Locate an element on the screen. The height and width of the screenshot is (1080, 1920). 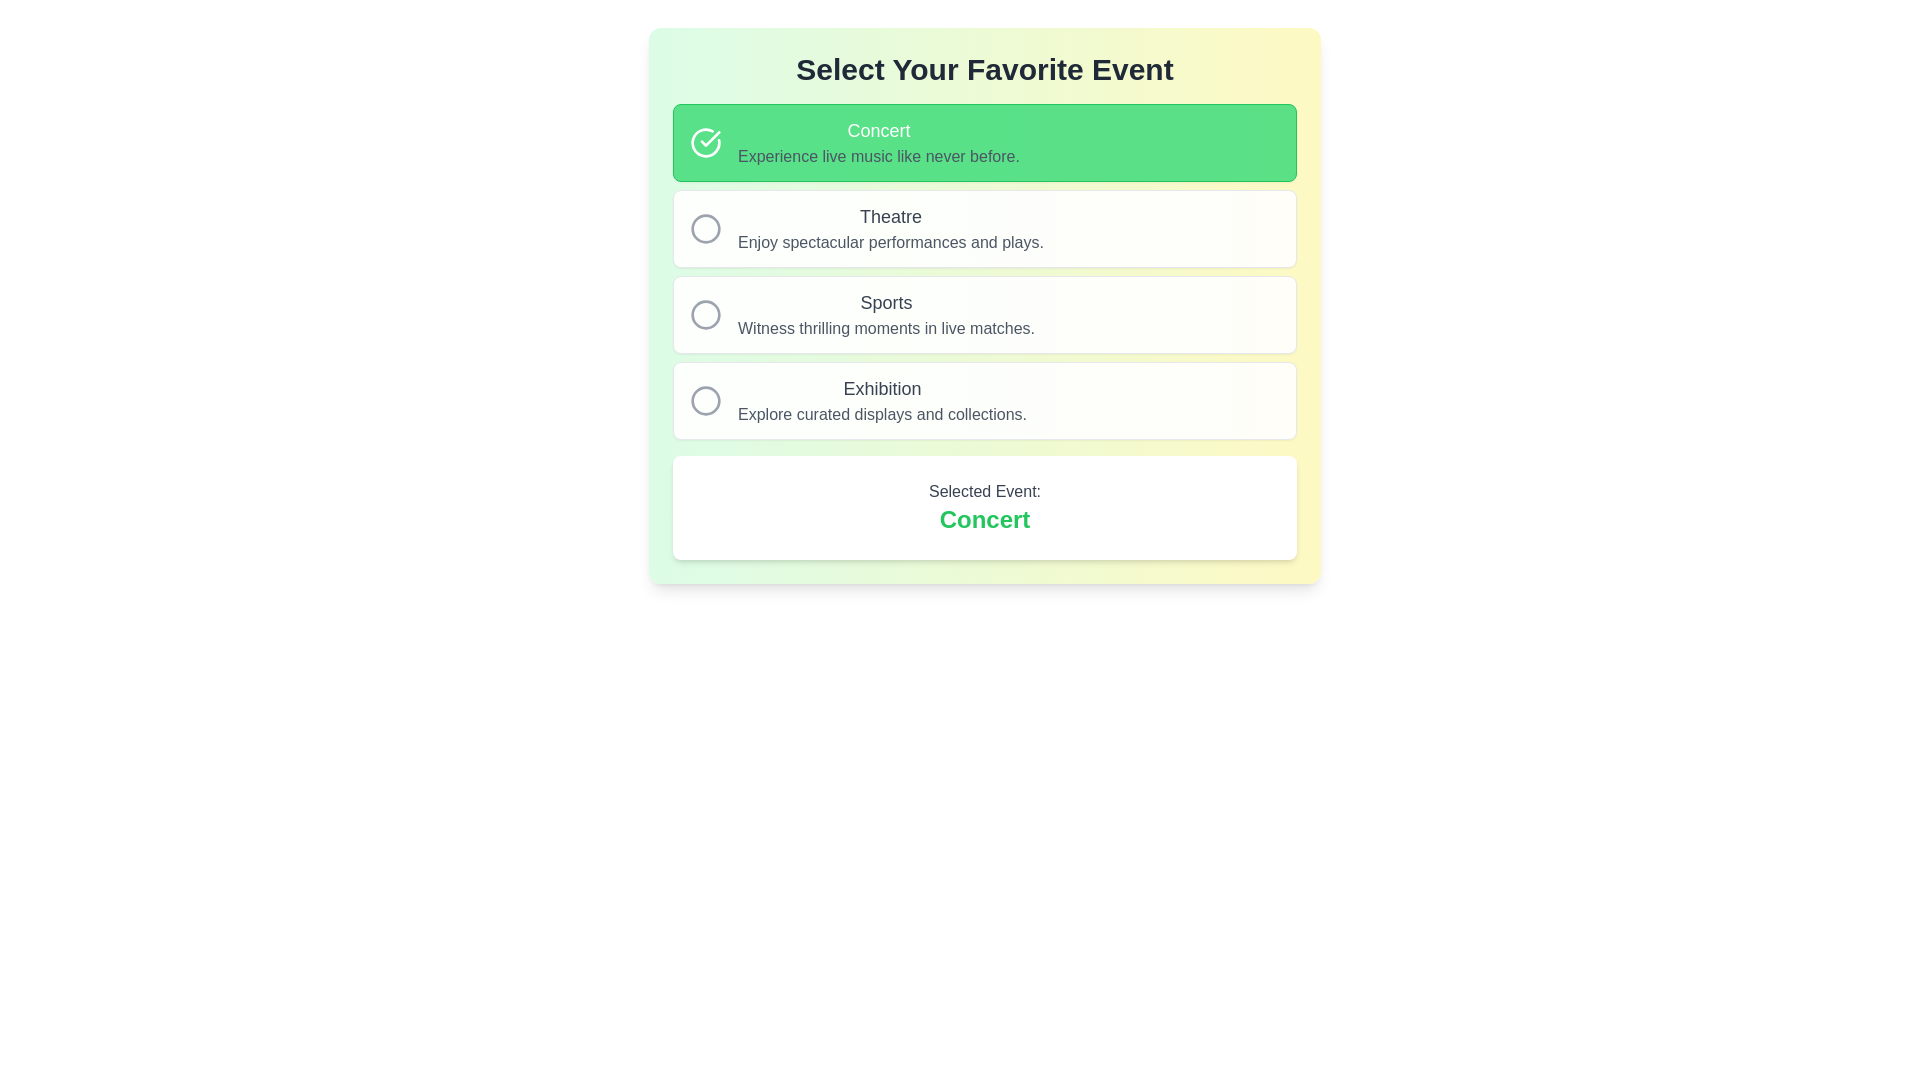
the selectable list item containing the text 'Theatre', which is the second item in the vertical list and has a bold, larger font is located at coordinates (889, 227).